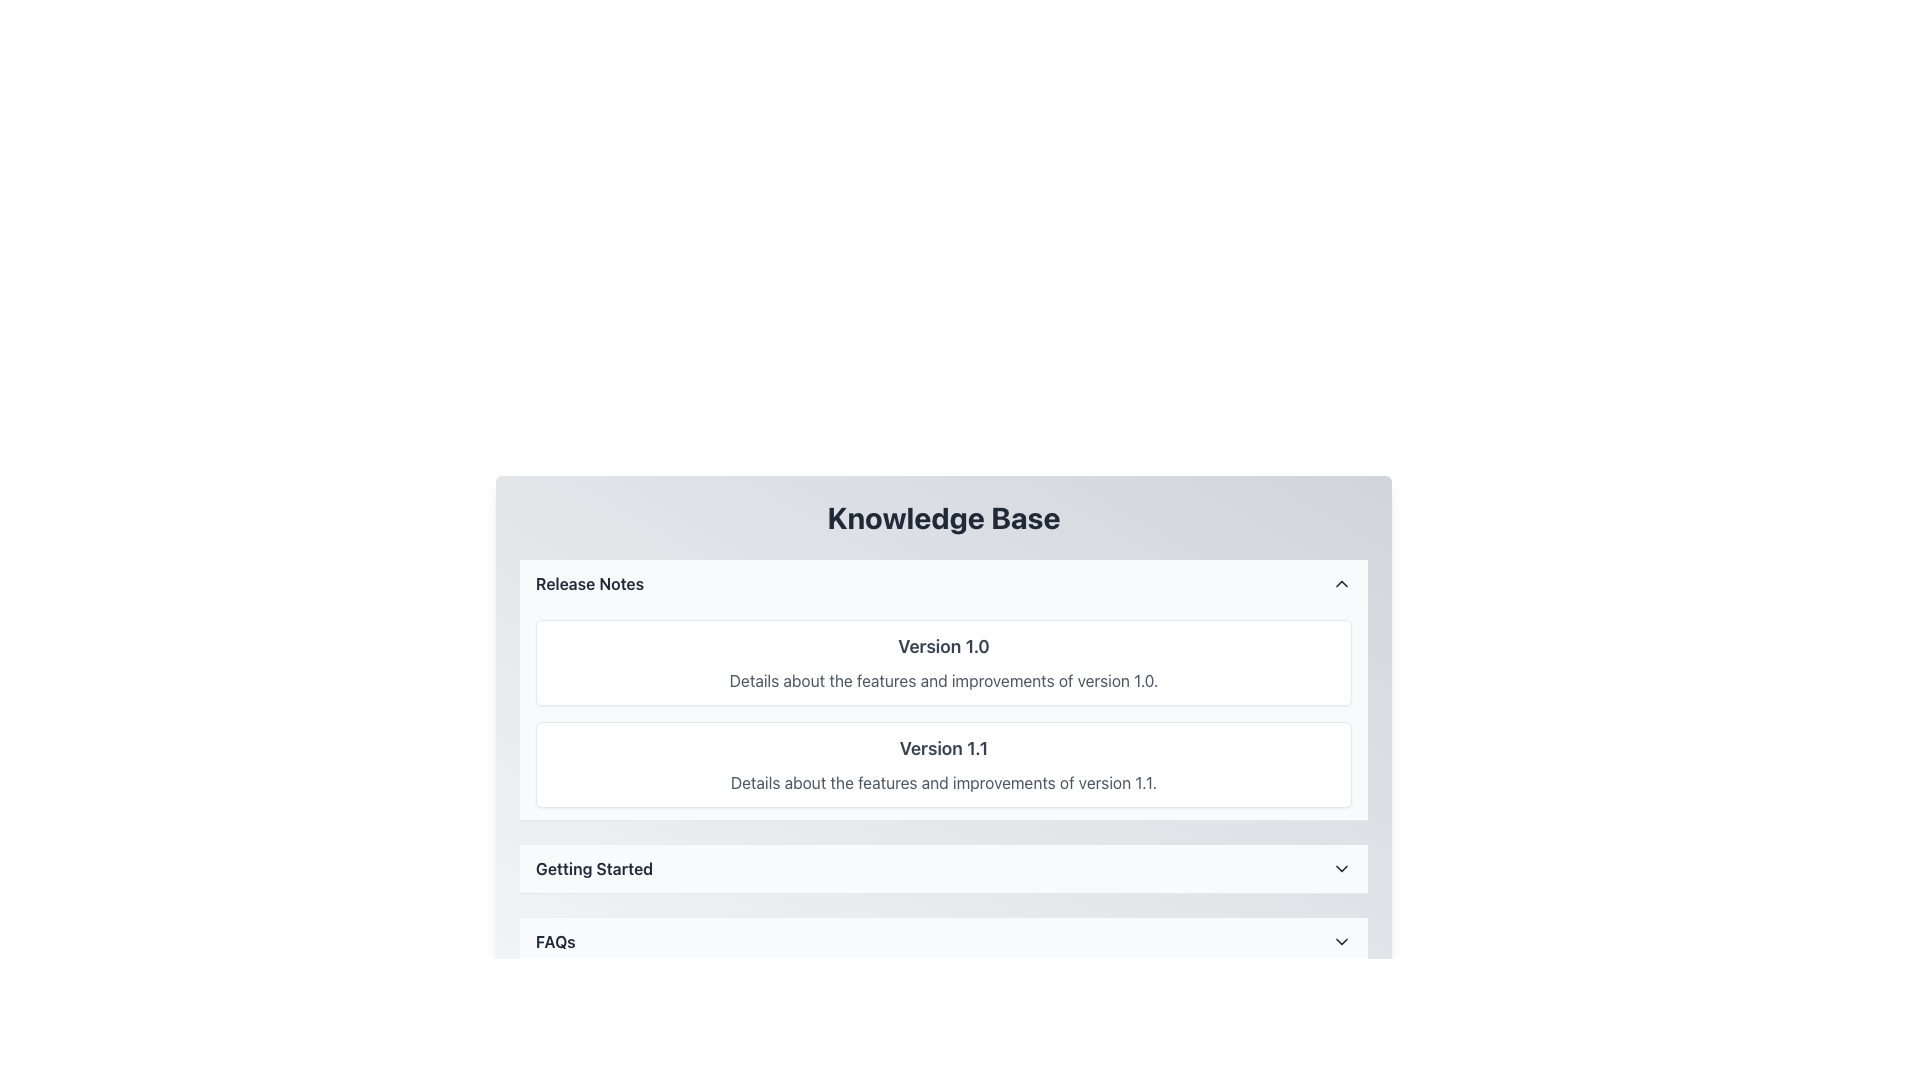 This screenshot has width=1920, height=1080. I want to click on the 'FAQs' Collapsible Section Header, so click(943, 941).